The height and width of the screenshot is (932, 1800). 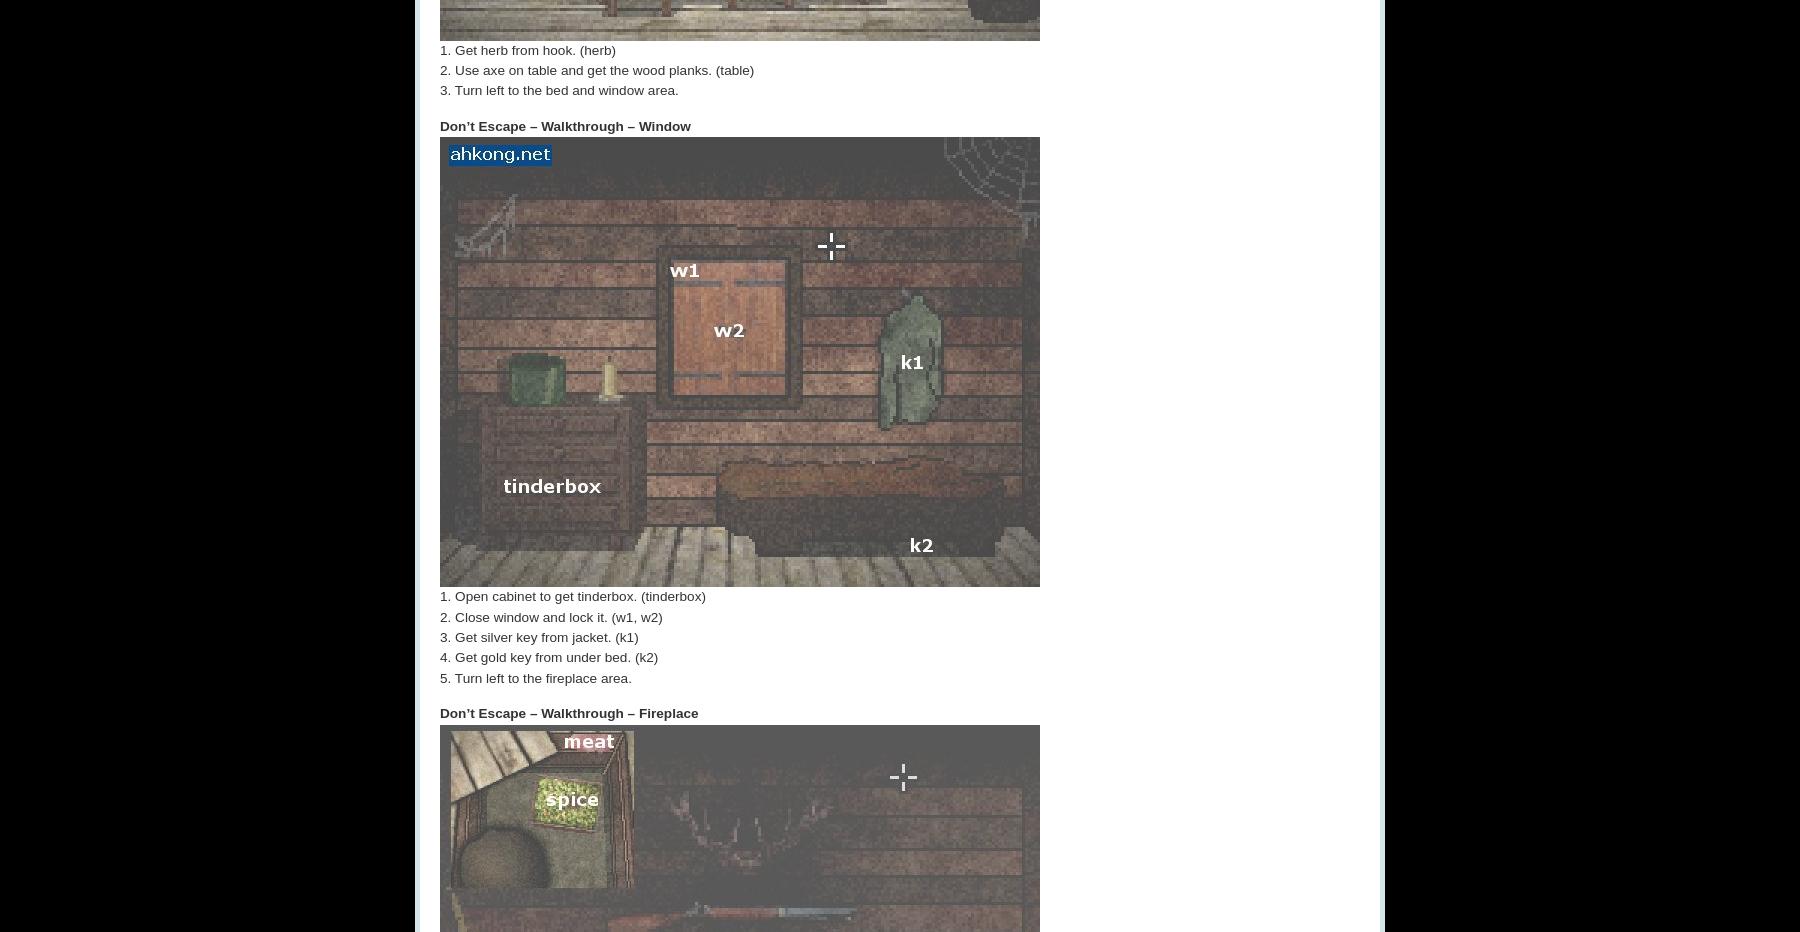 What do you see at coordinates (549, 615) in the screenshot?
I see `'2. Close window and lock it. (w1, w2)'` at bounding box center [549, 615].